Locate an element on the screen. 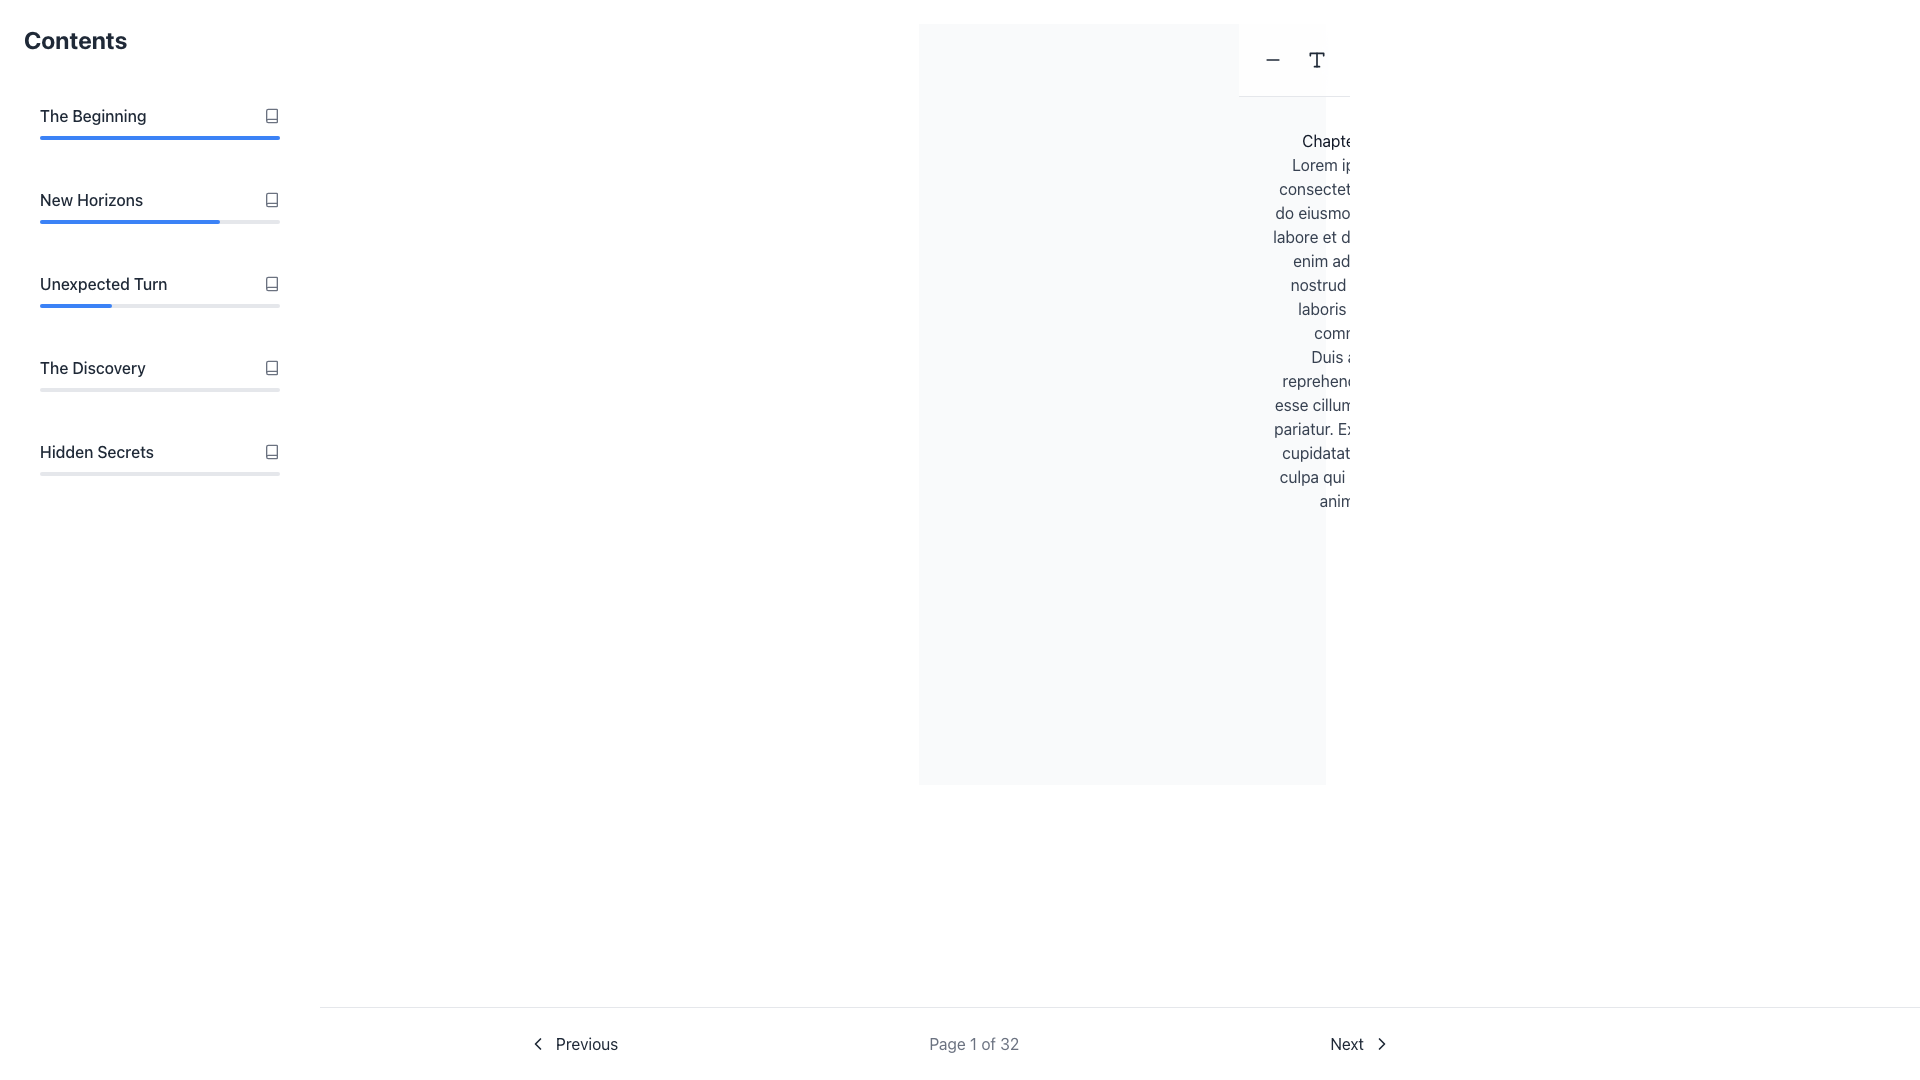 The image size is (1920, 1080). the navigation button located at the bottom-right of the page is located at coordinates (1360, 1043).